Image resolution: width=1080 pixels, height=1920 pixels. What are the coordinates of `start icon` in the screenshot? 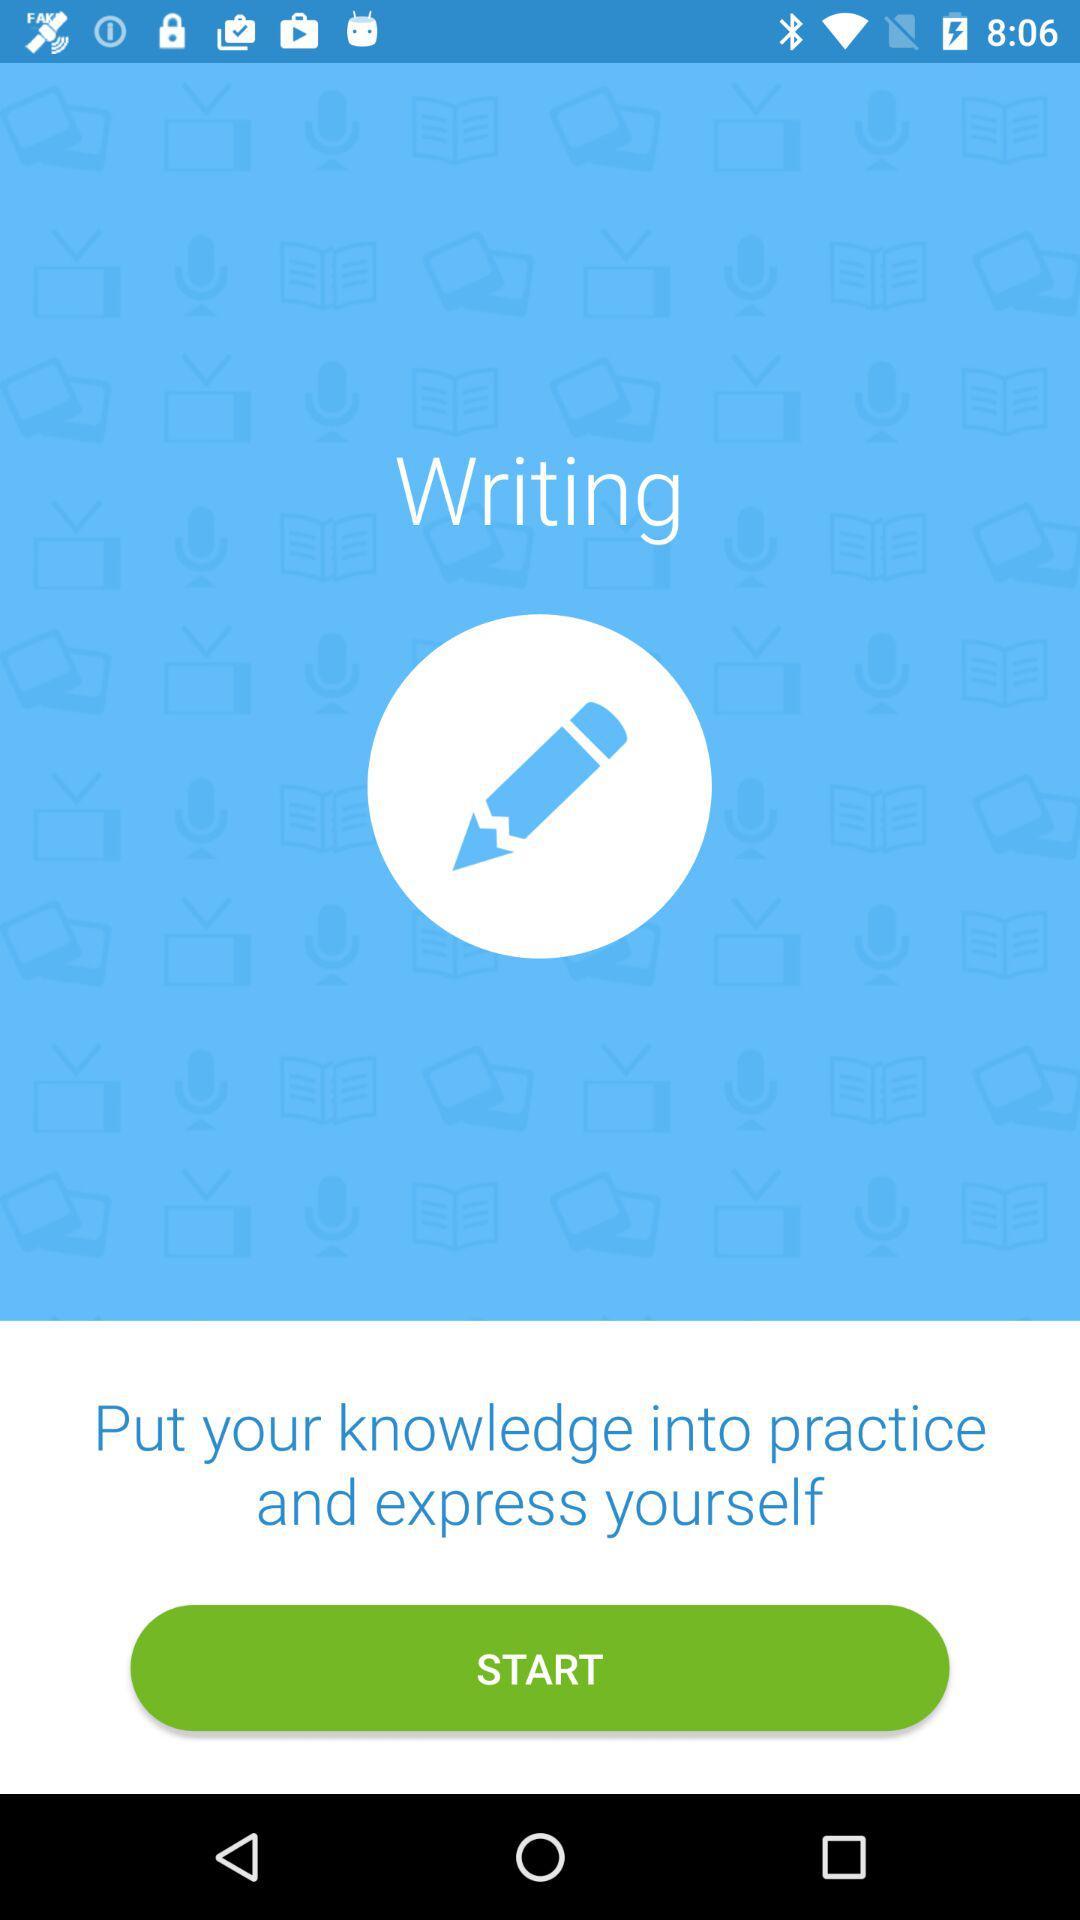 It's located at (540, 1668).